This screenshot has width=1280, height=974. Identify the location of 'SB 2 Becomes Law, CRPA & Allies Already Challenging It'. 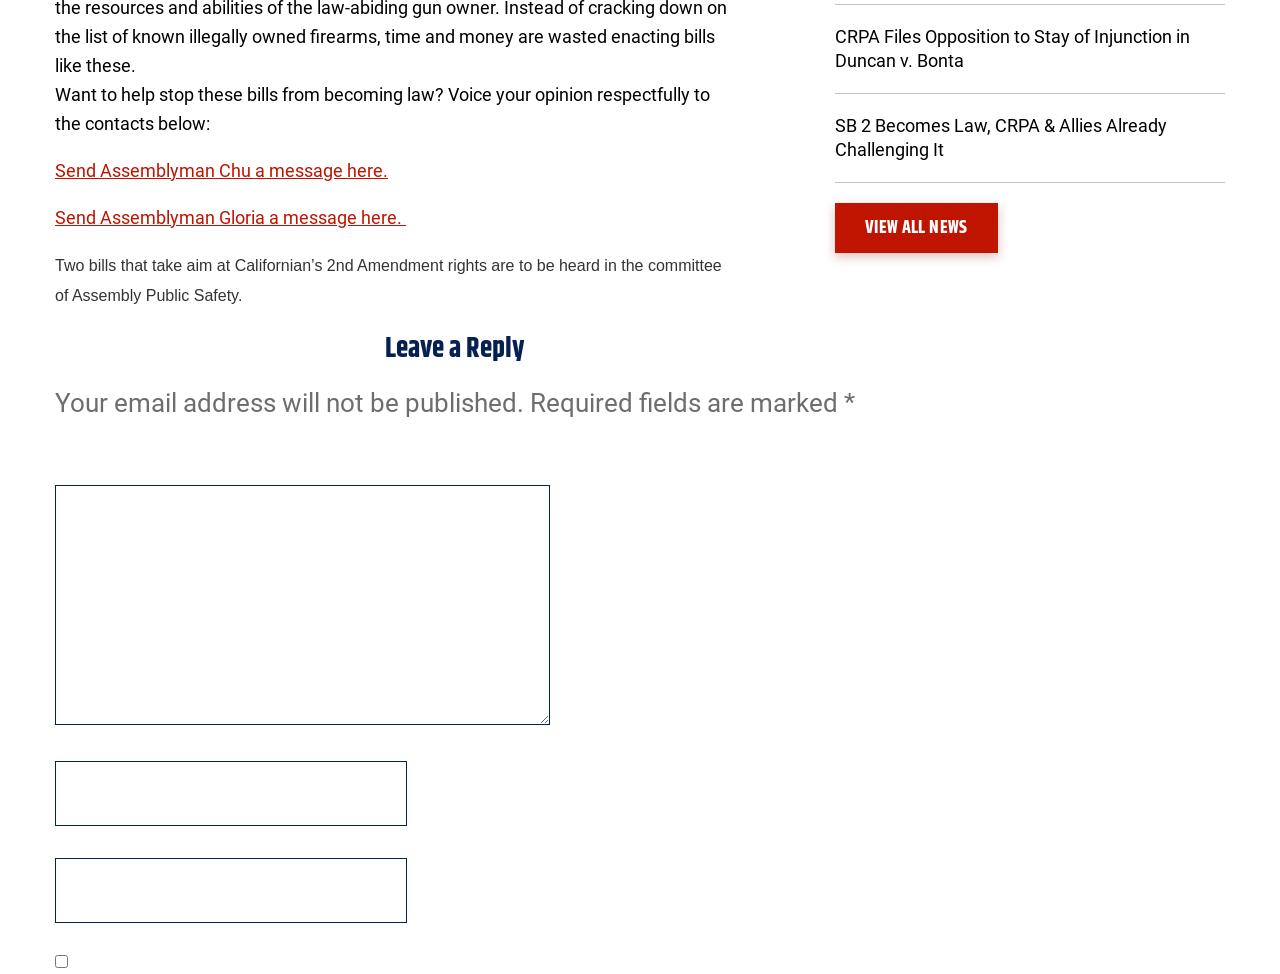
(999, 136).